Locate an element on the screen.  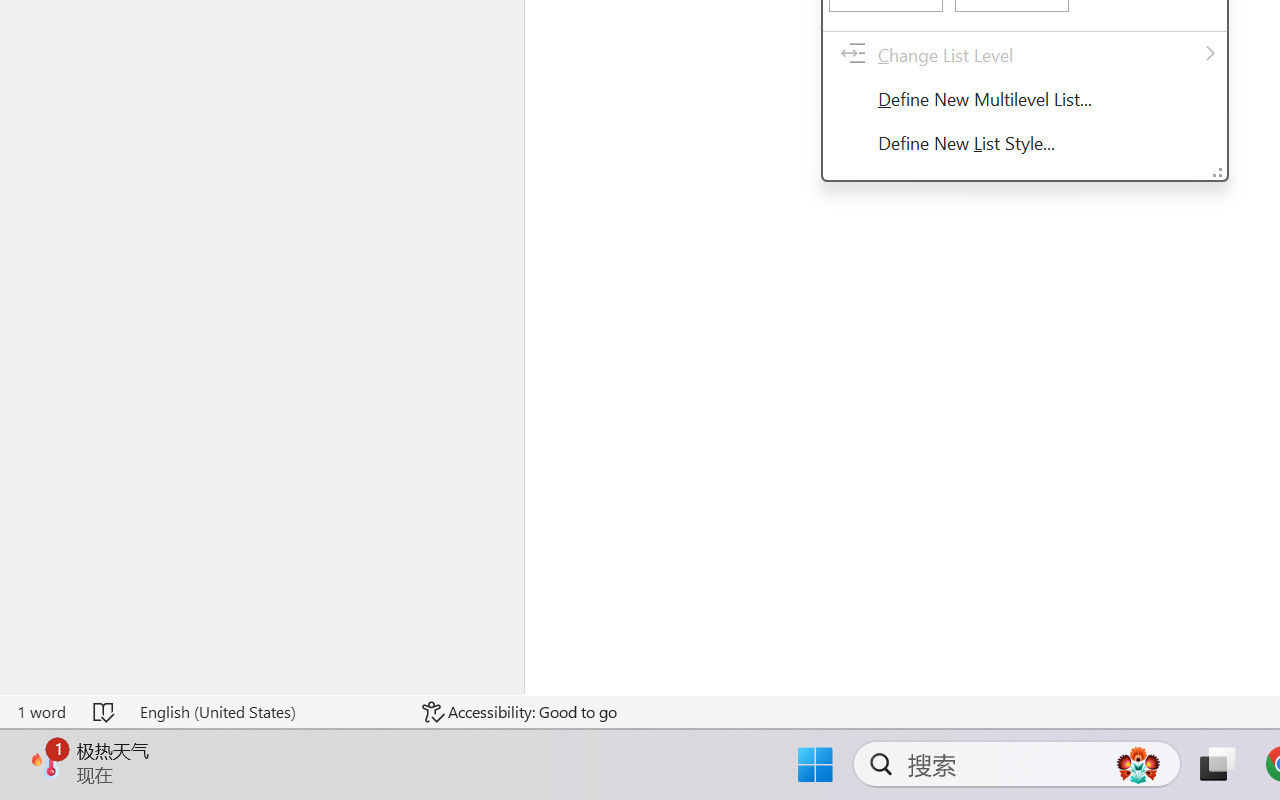
'No Problems' is located at coordinates (67, 743).